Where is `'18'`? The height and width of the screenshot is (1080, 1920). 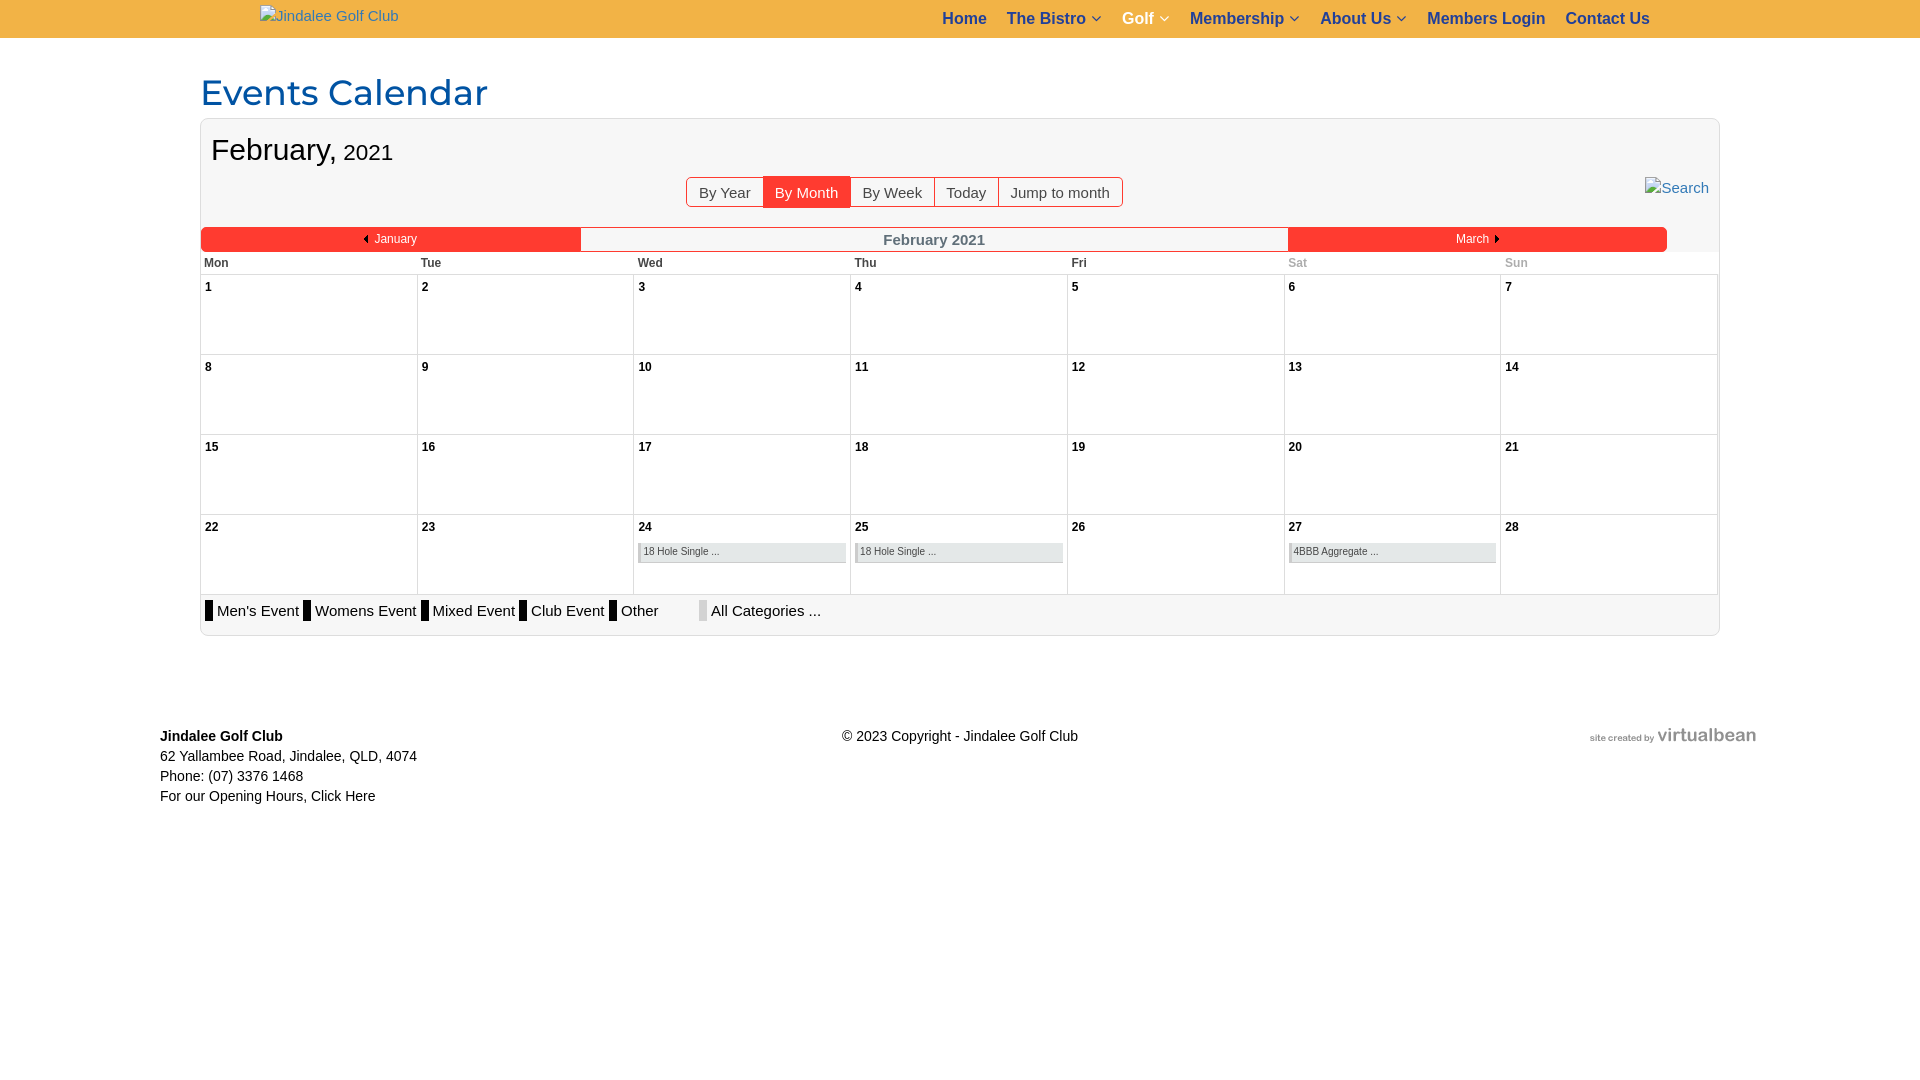 '18' is located at coordinates (854, 446).